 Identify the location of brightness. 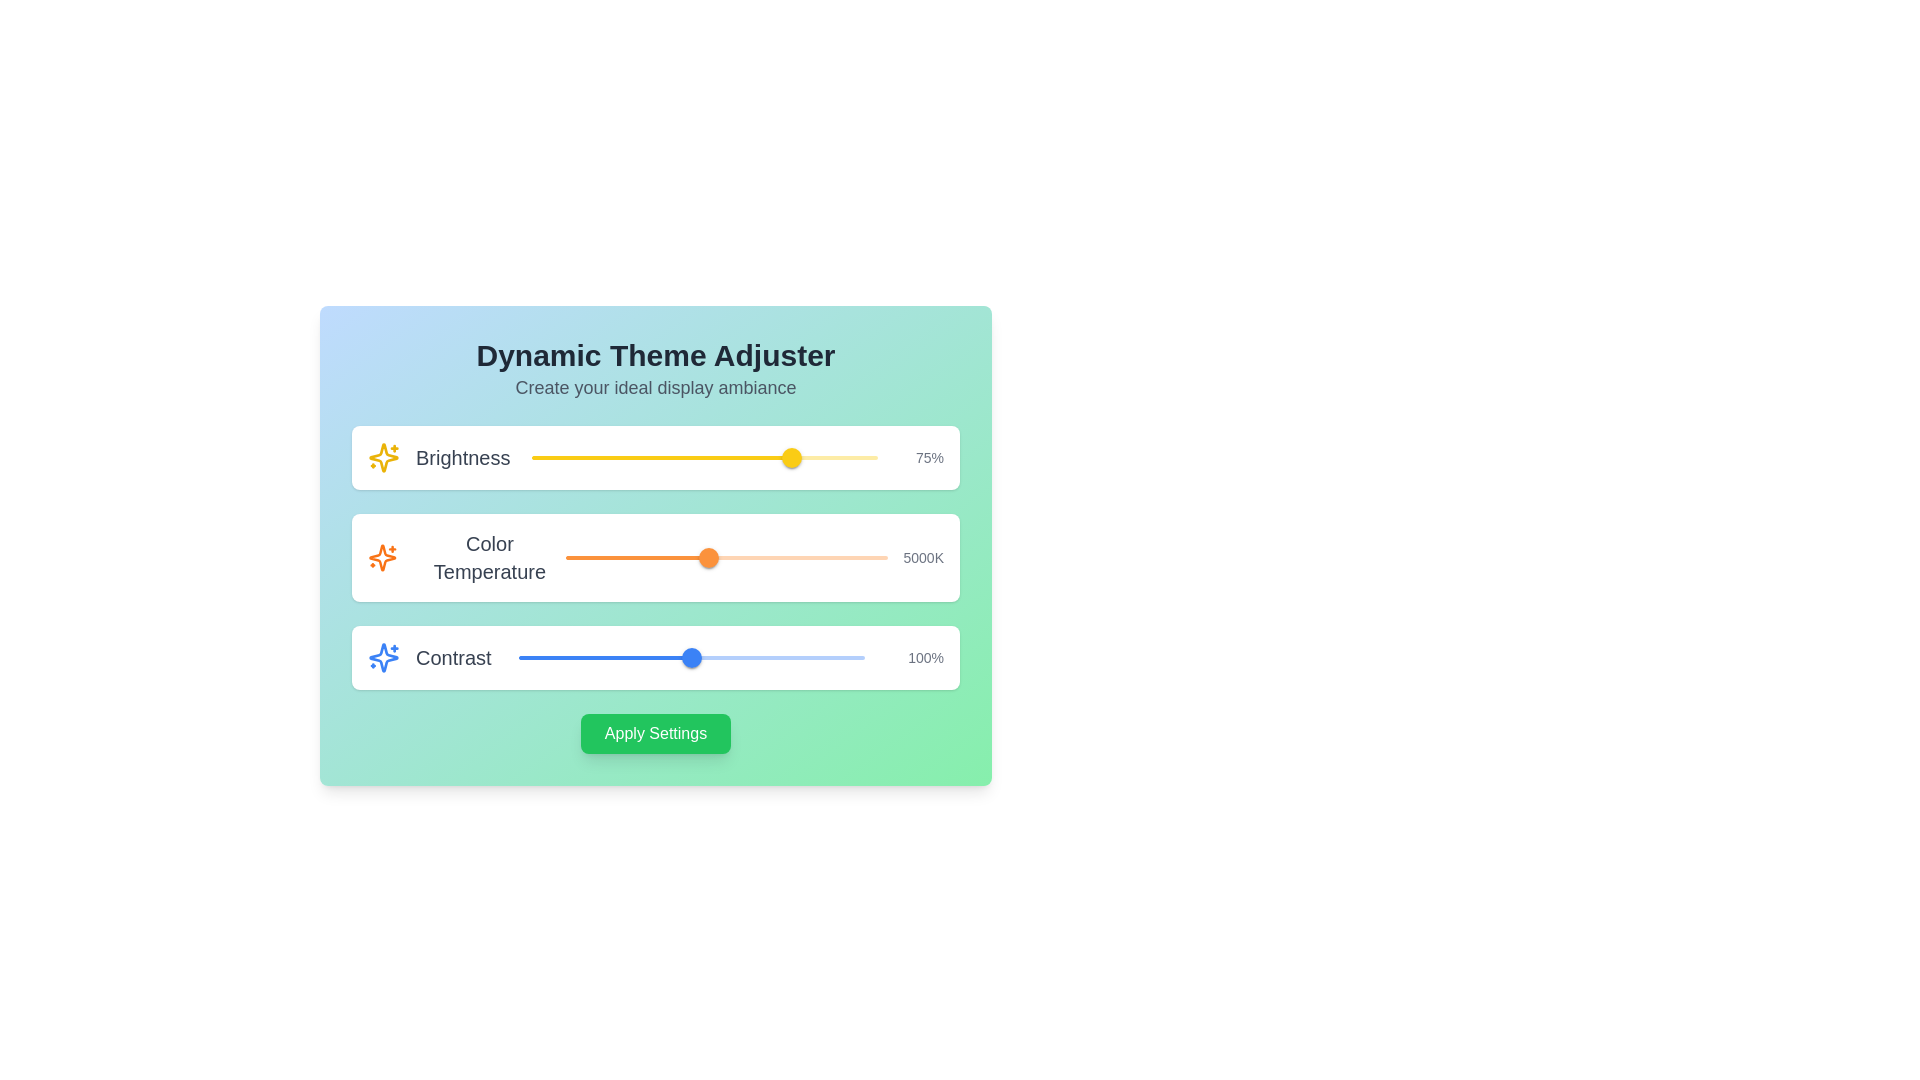
(822, 458).